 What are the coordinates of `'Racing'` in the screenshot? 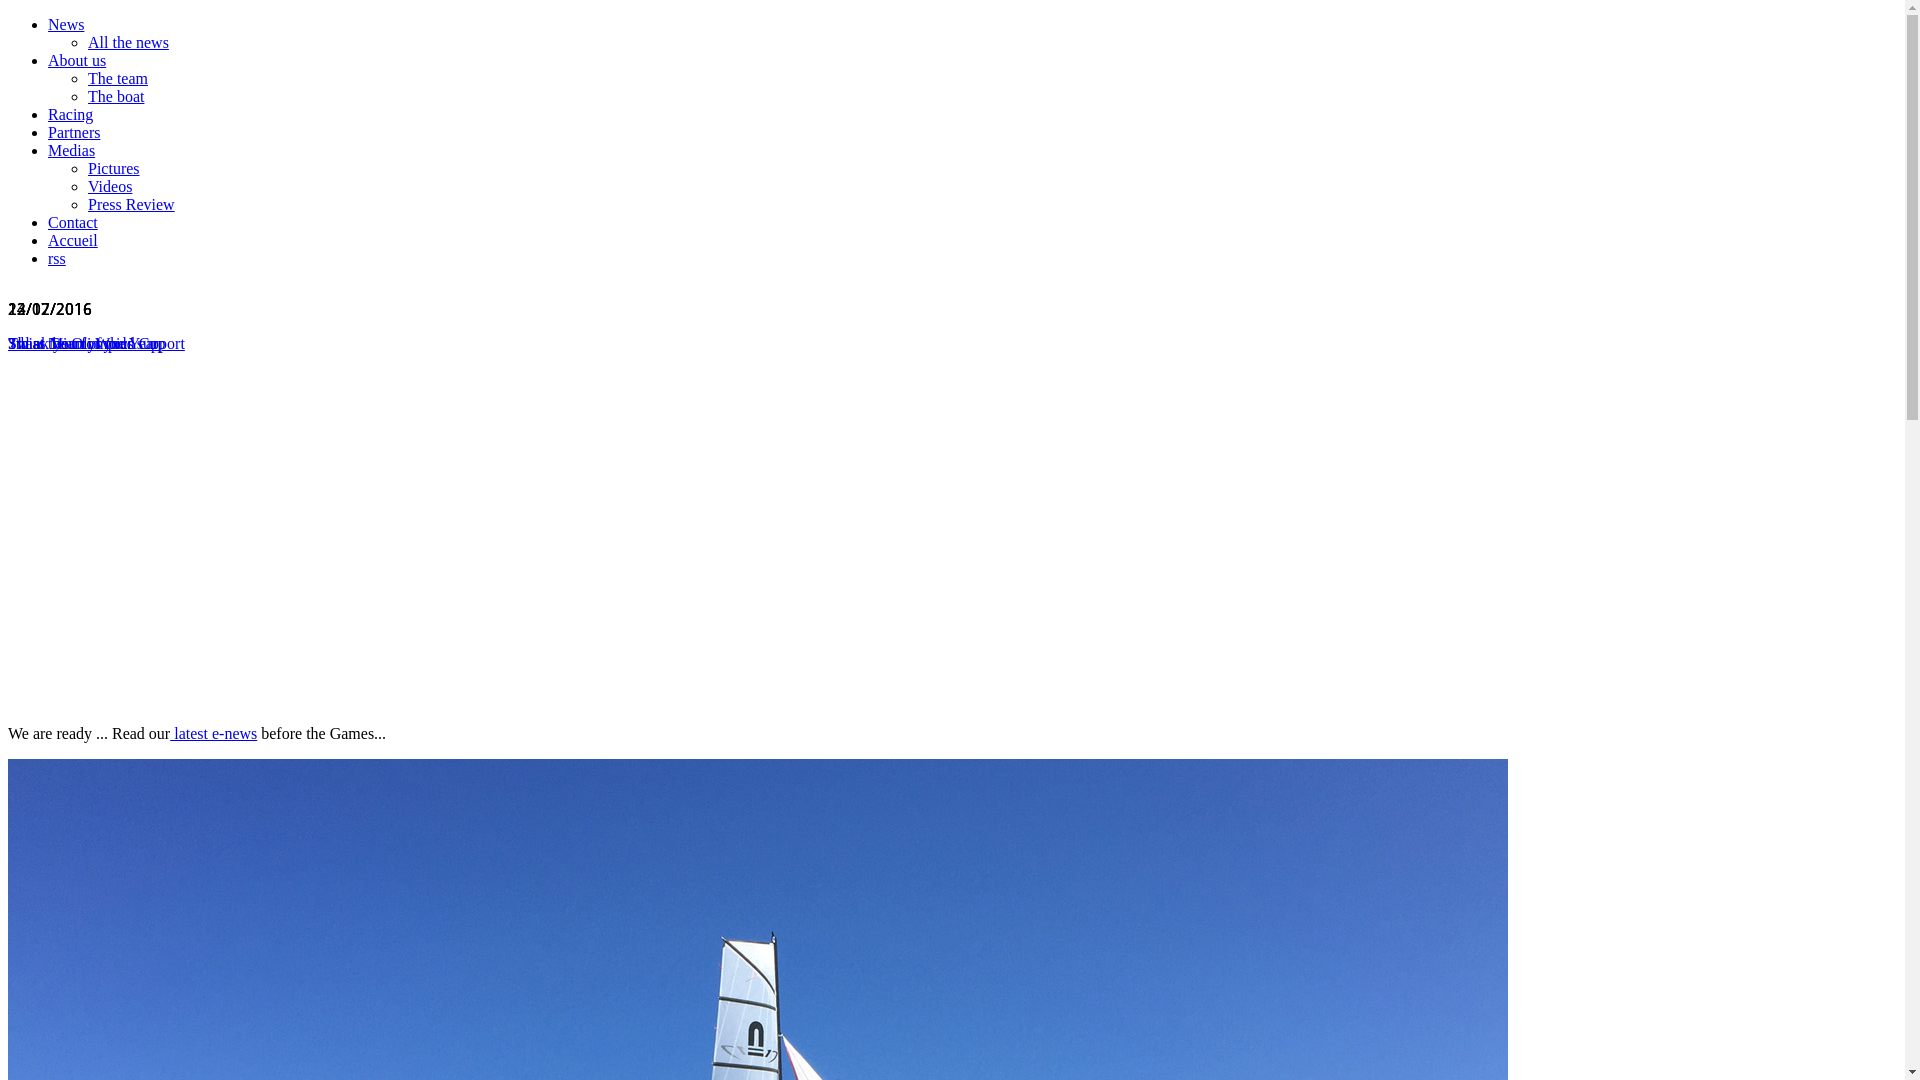 It's located at (70, 114).